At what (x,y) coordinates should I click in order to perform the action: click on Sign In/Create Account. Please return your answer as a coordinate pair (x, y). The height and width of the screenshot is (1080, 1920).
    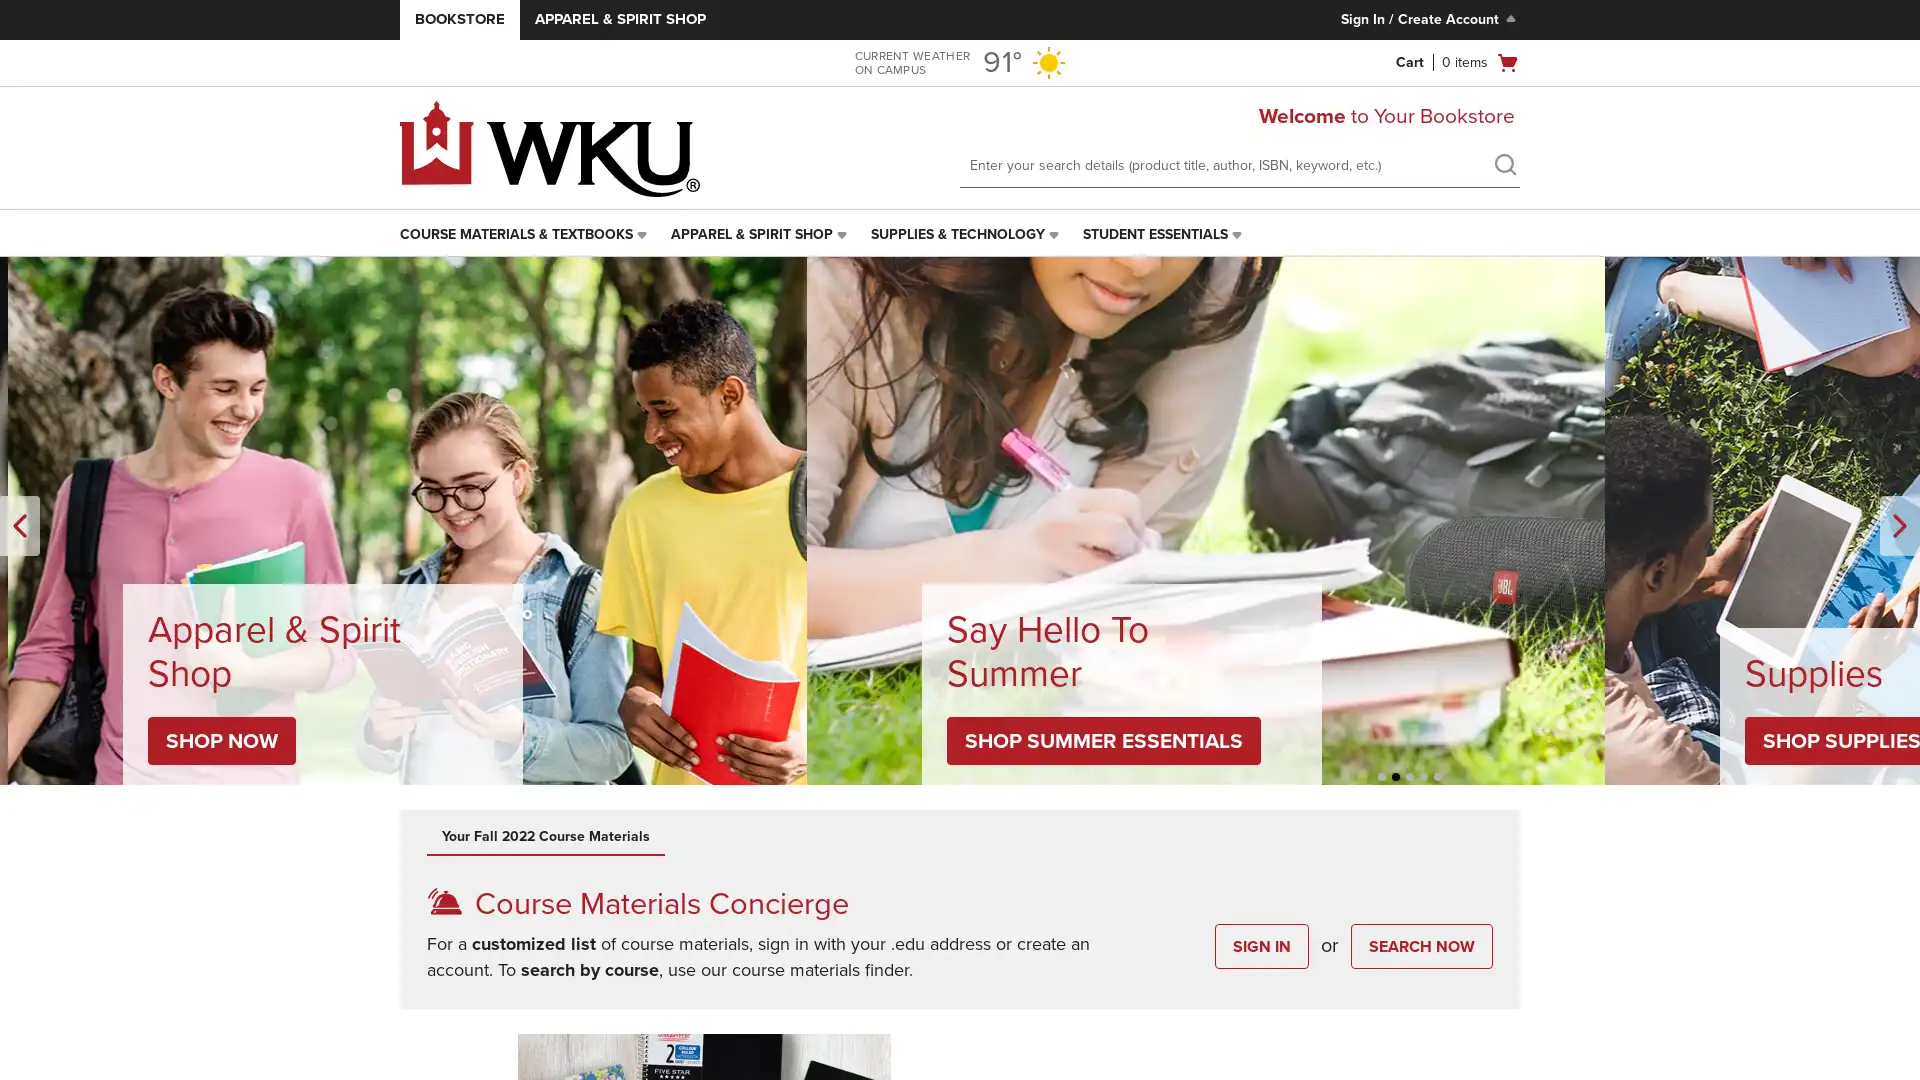
    Looking at the image, I should click on (1429, 19).